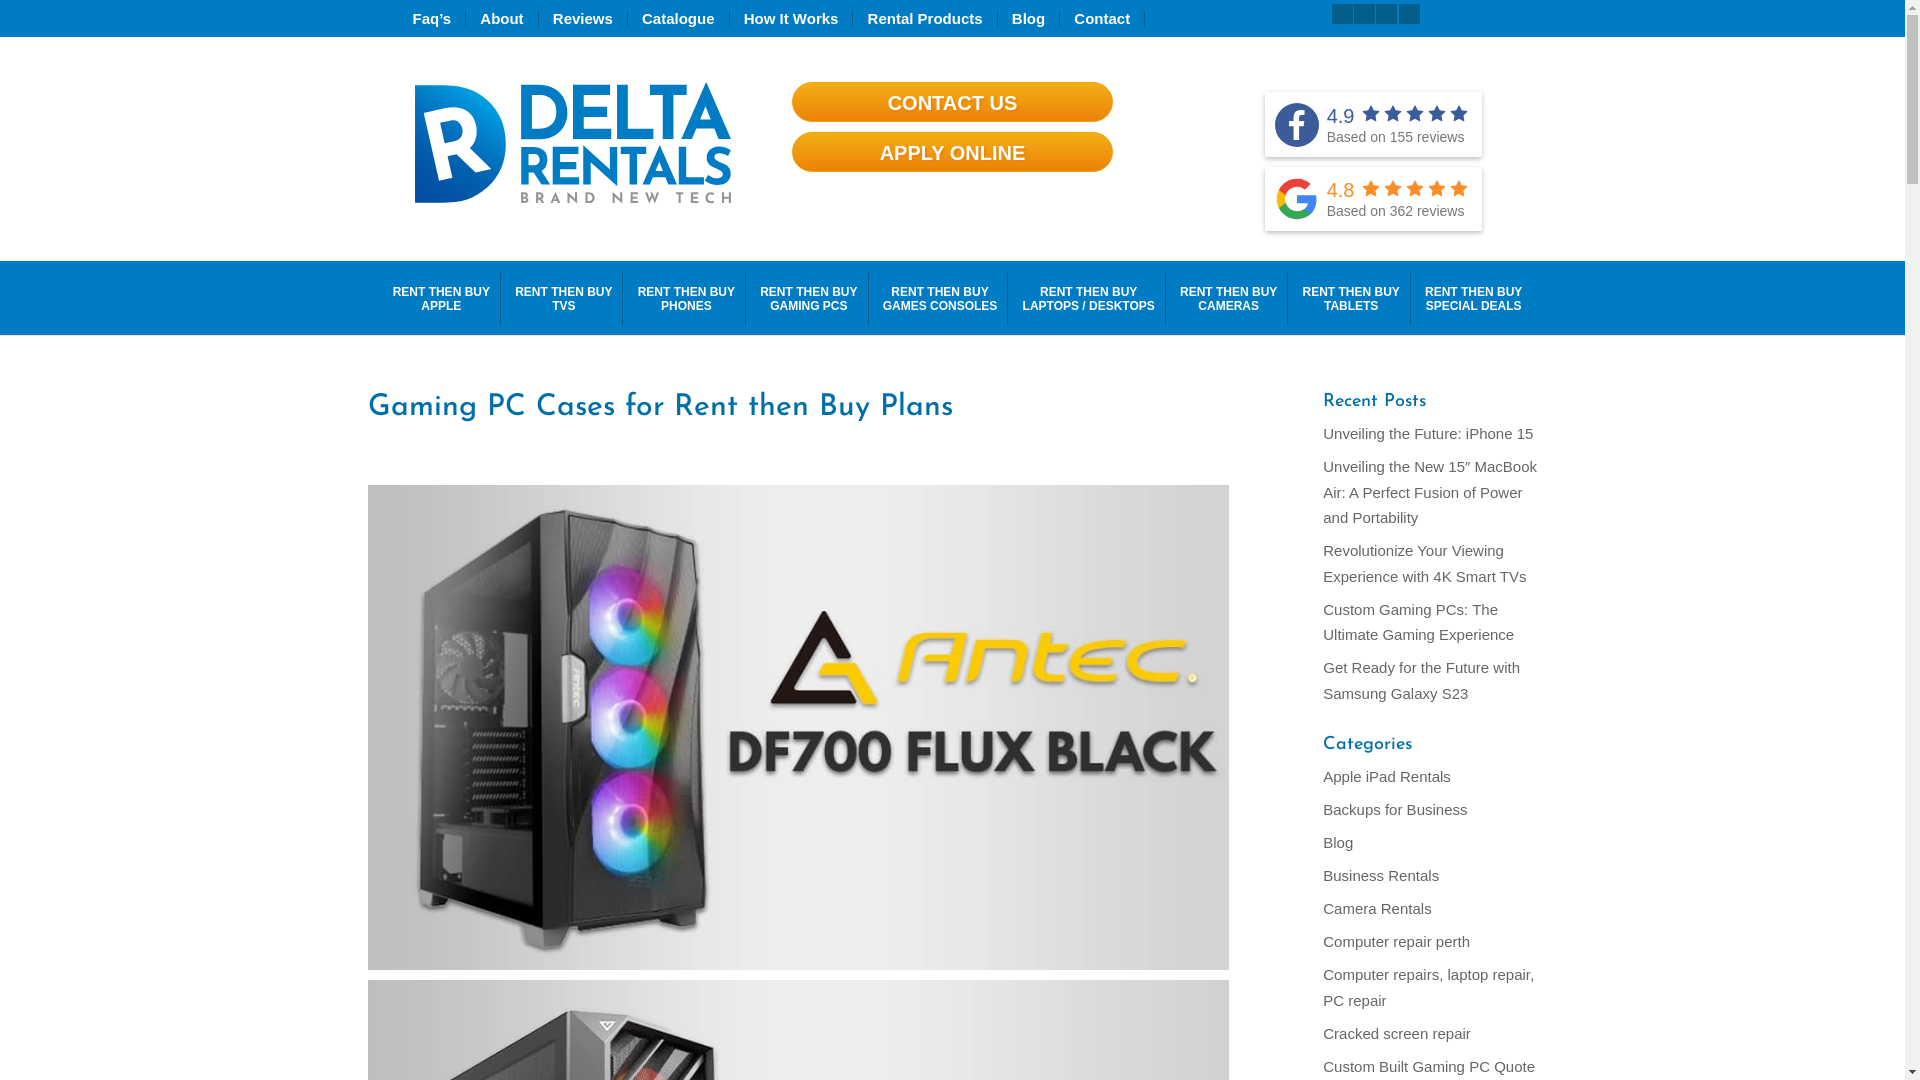 The height and width of the screenshot is (1080, 1920). What do you see at coordinates (950, 101) in the screenshot?
I see `'CONTACT US'` at bounding box center [950, 101].